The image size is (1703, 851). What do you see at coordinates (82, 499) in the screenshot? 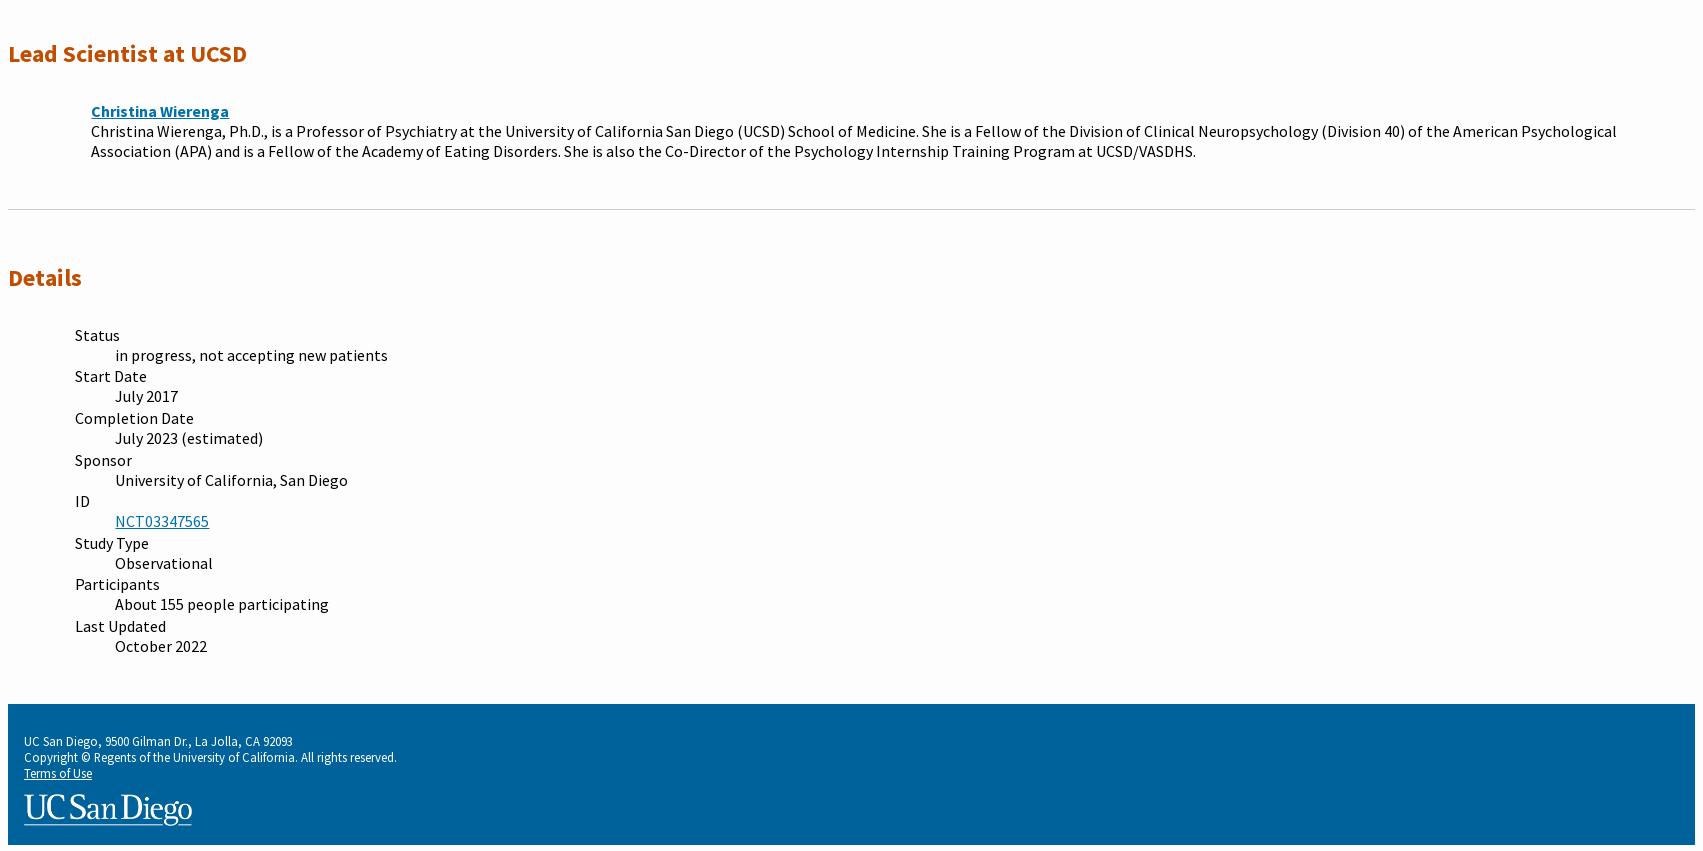
I see `'ID'` at bounding box center [82, 499].